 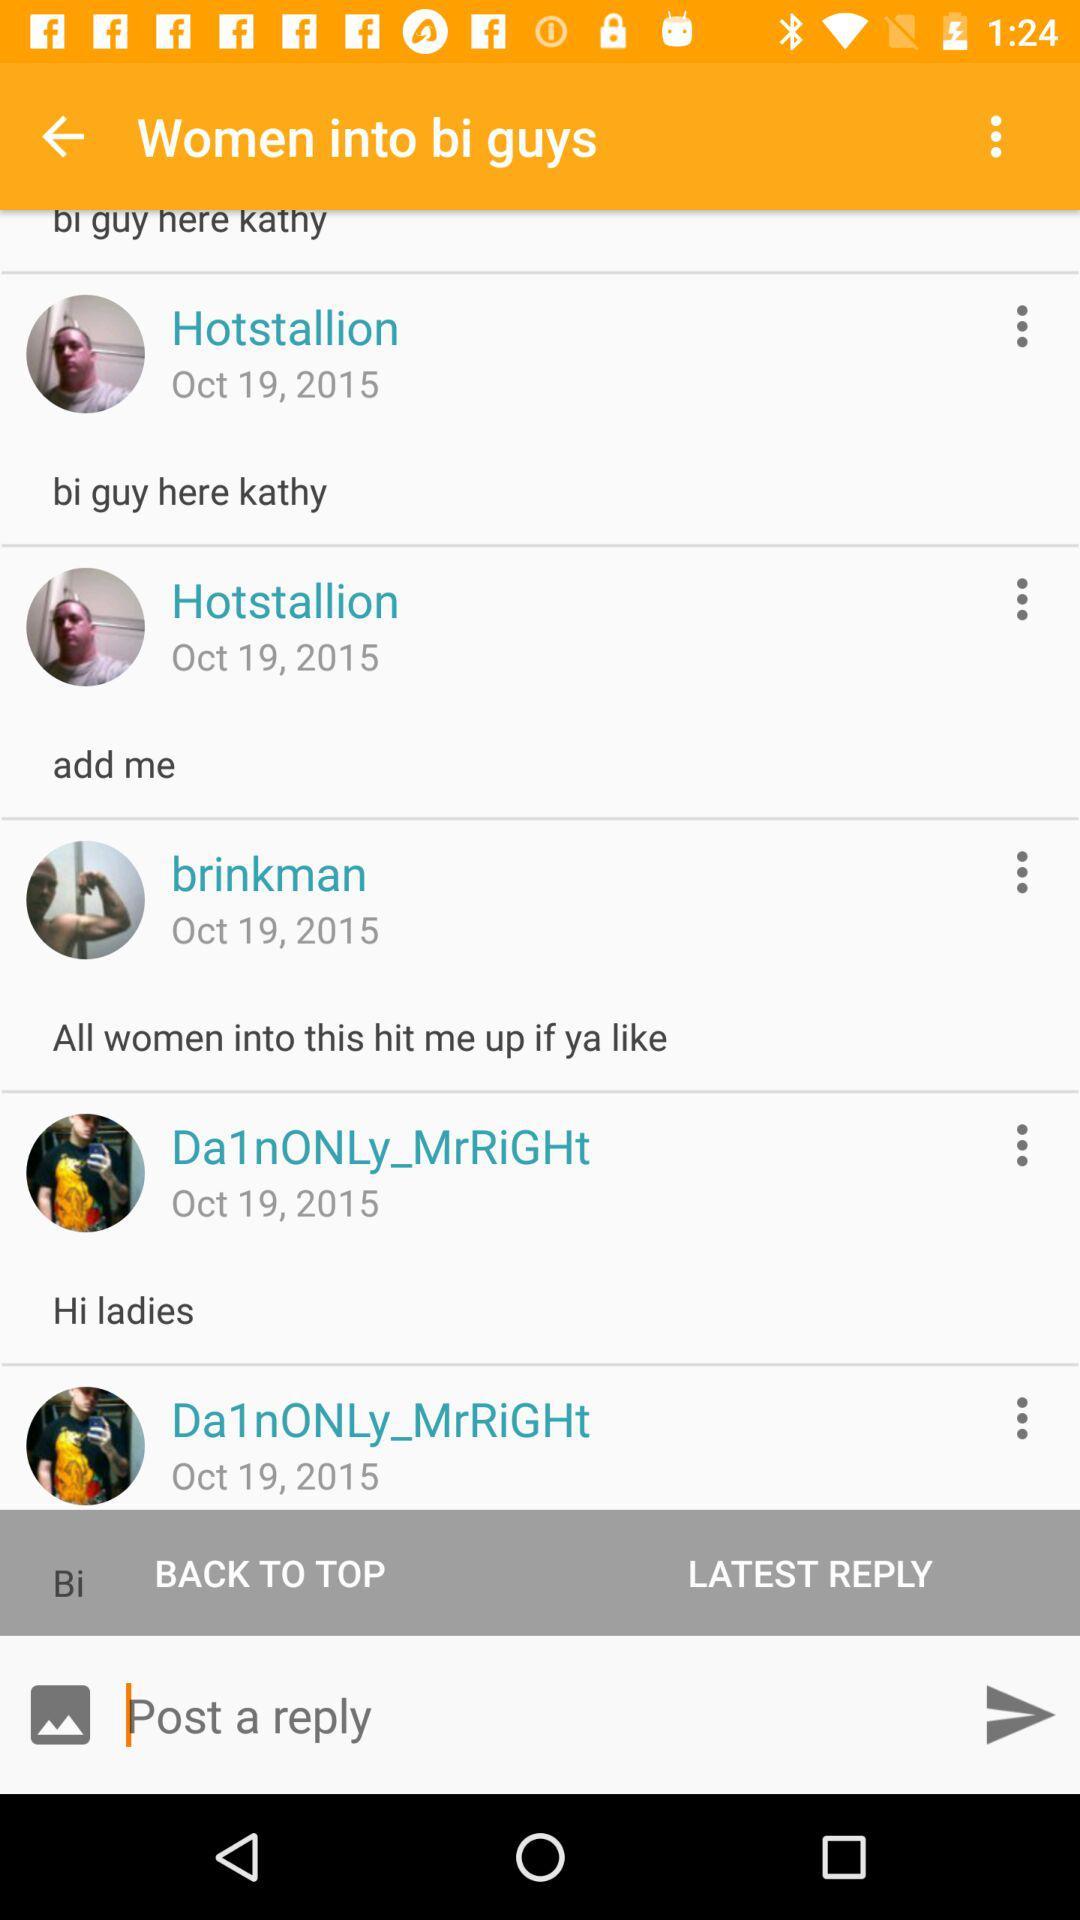 I want to click on more options, so click(x=1022, y=598).